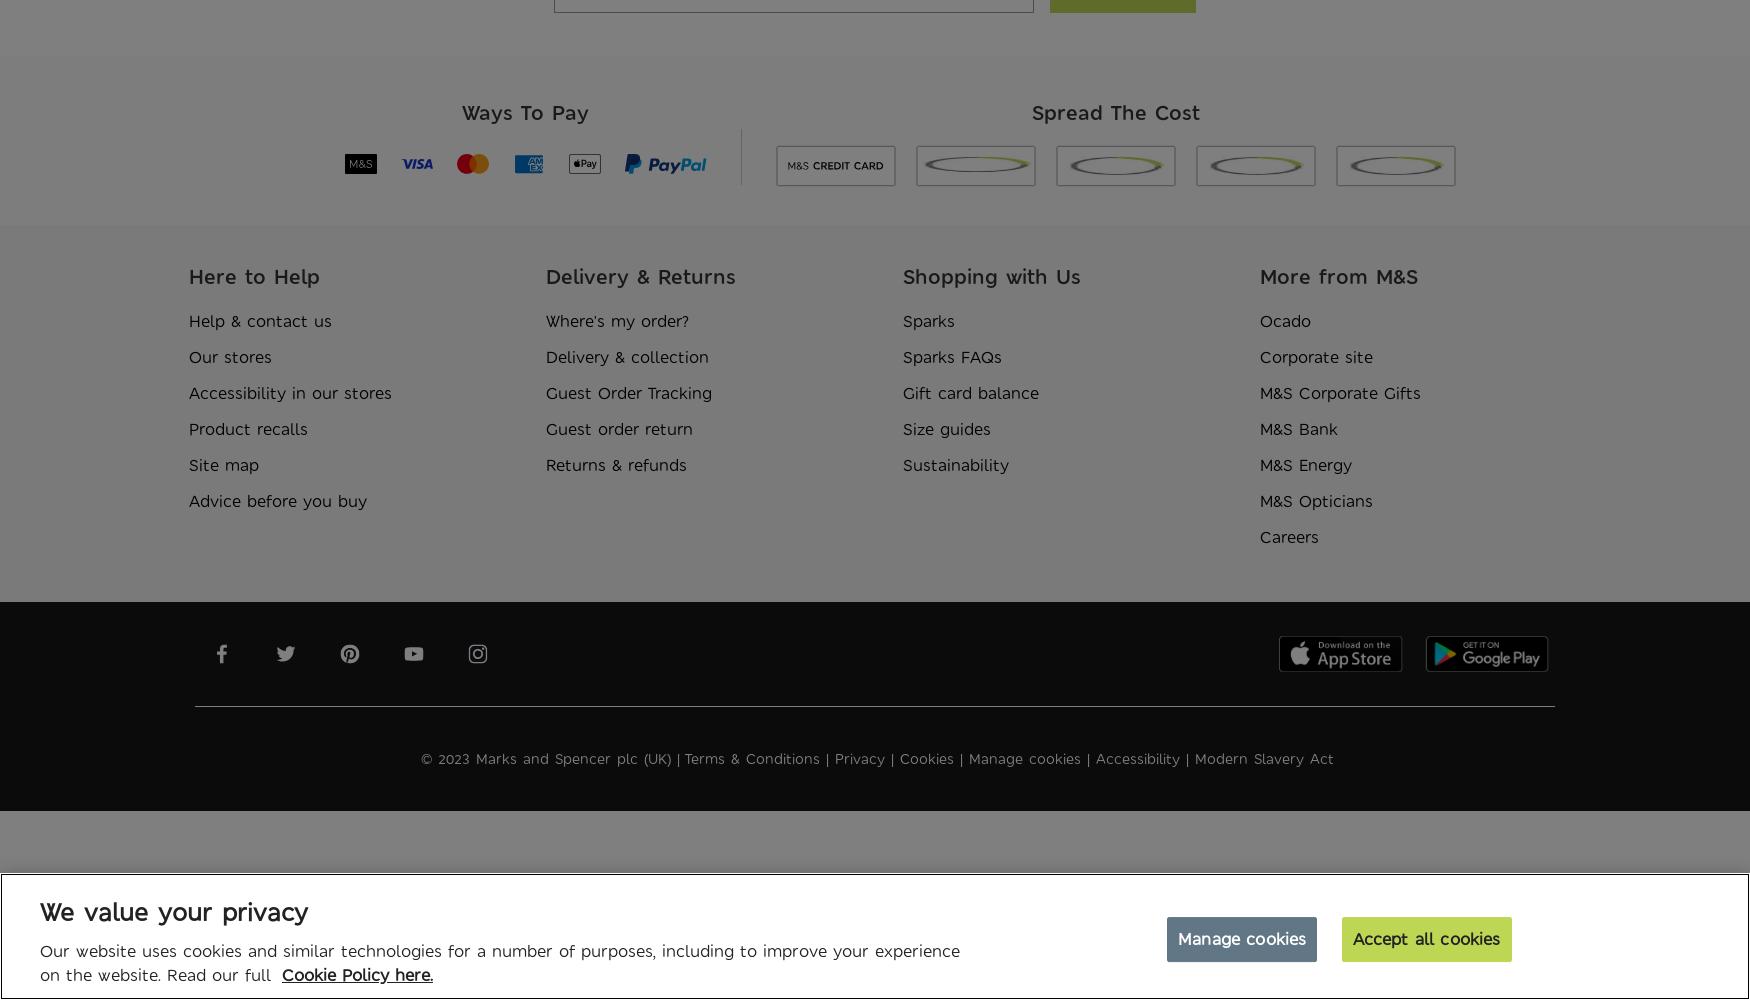  Describe the element at coordinates (524, 112) in the screenshot. I see `'Ways To Pay'` at that location.